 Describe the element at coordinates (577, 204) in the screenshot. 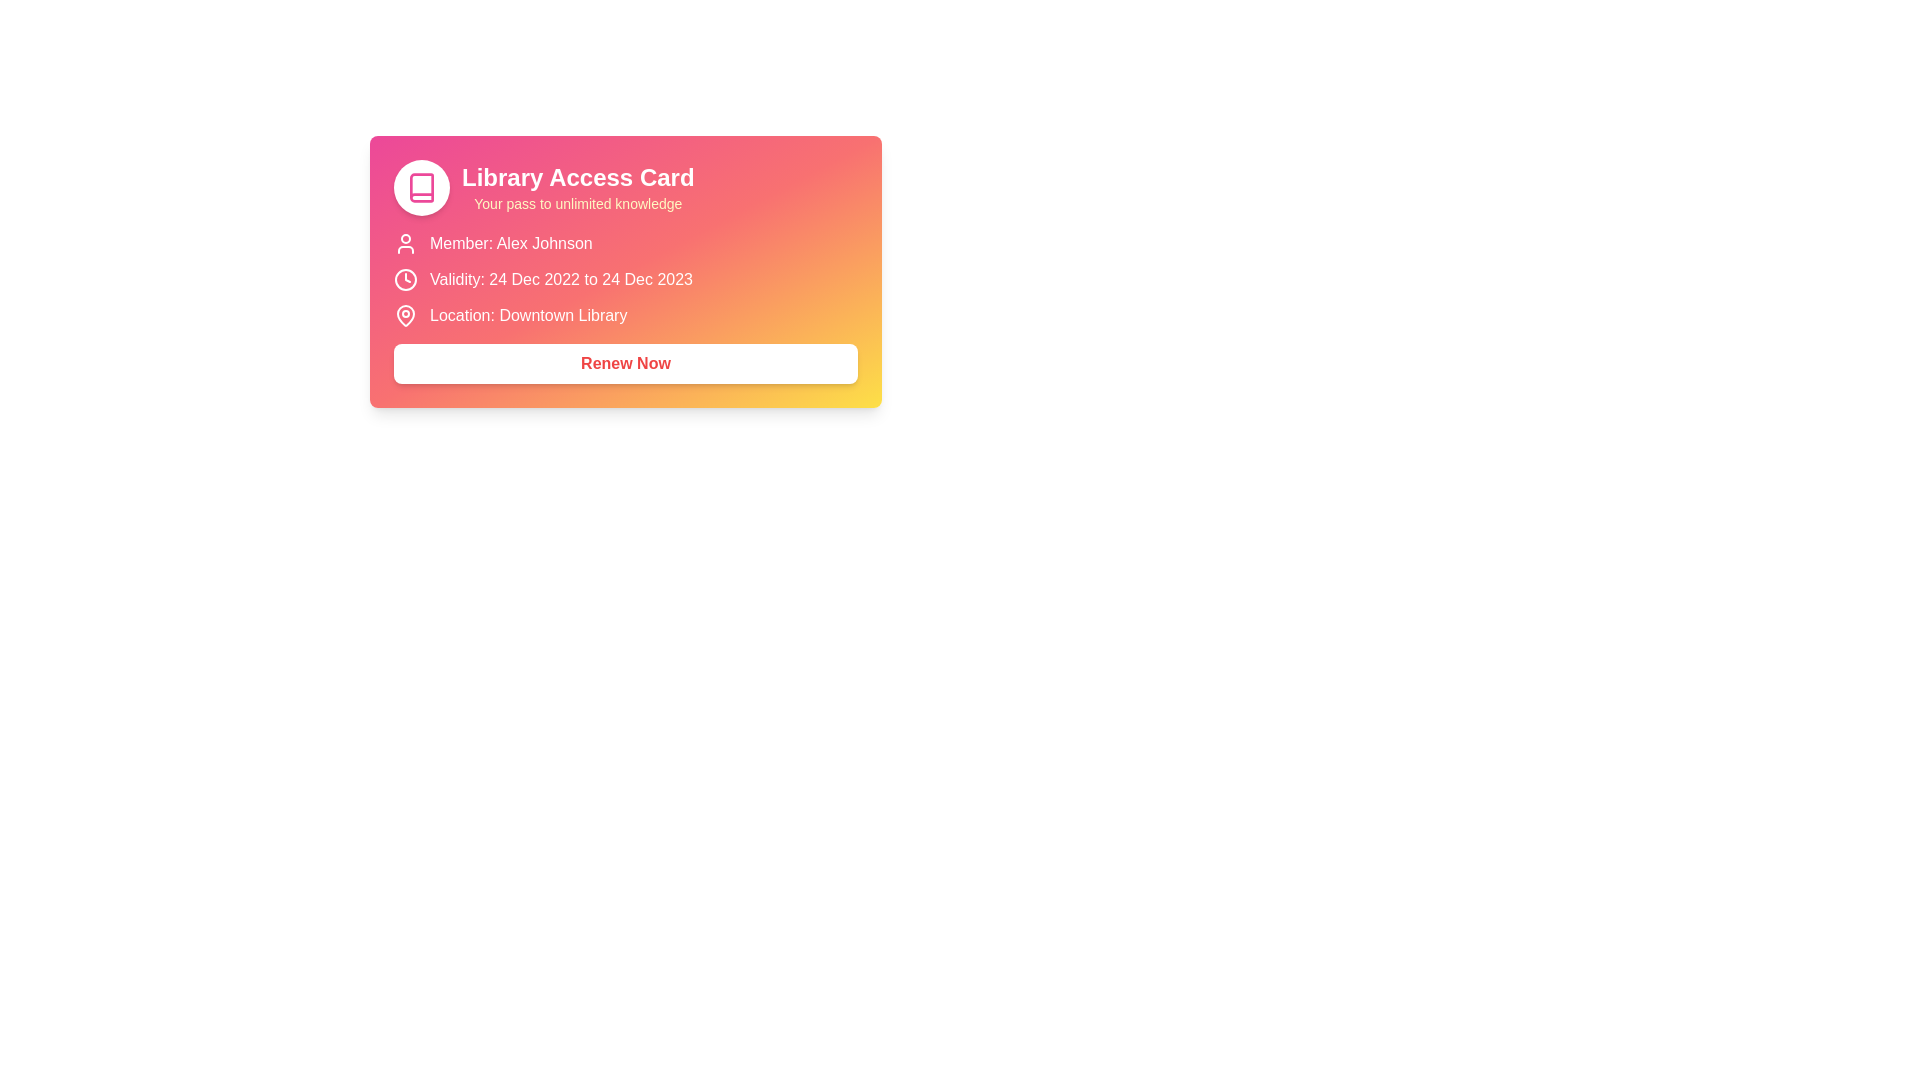

I see `the label displaying 'Your pass to unlimited knowledge', which is styled with a small font size and yellowish-white text color, located directly below 'Library Access Card' within the card's header section` at that location.